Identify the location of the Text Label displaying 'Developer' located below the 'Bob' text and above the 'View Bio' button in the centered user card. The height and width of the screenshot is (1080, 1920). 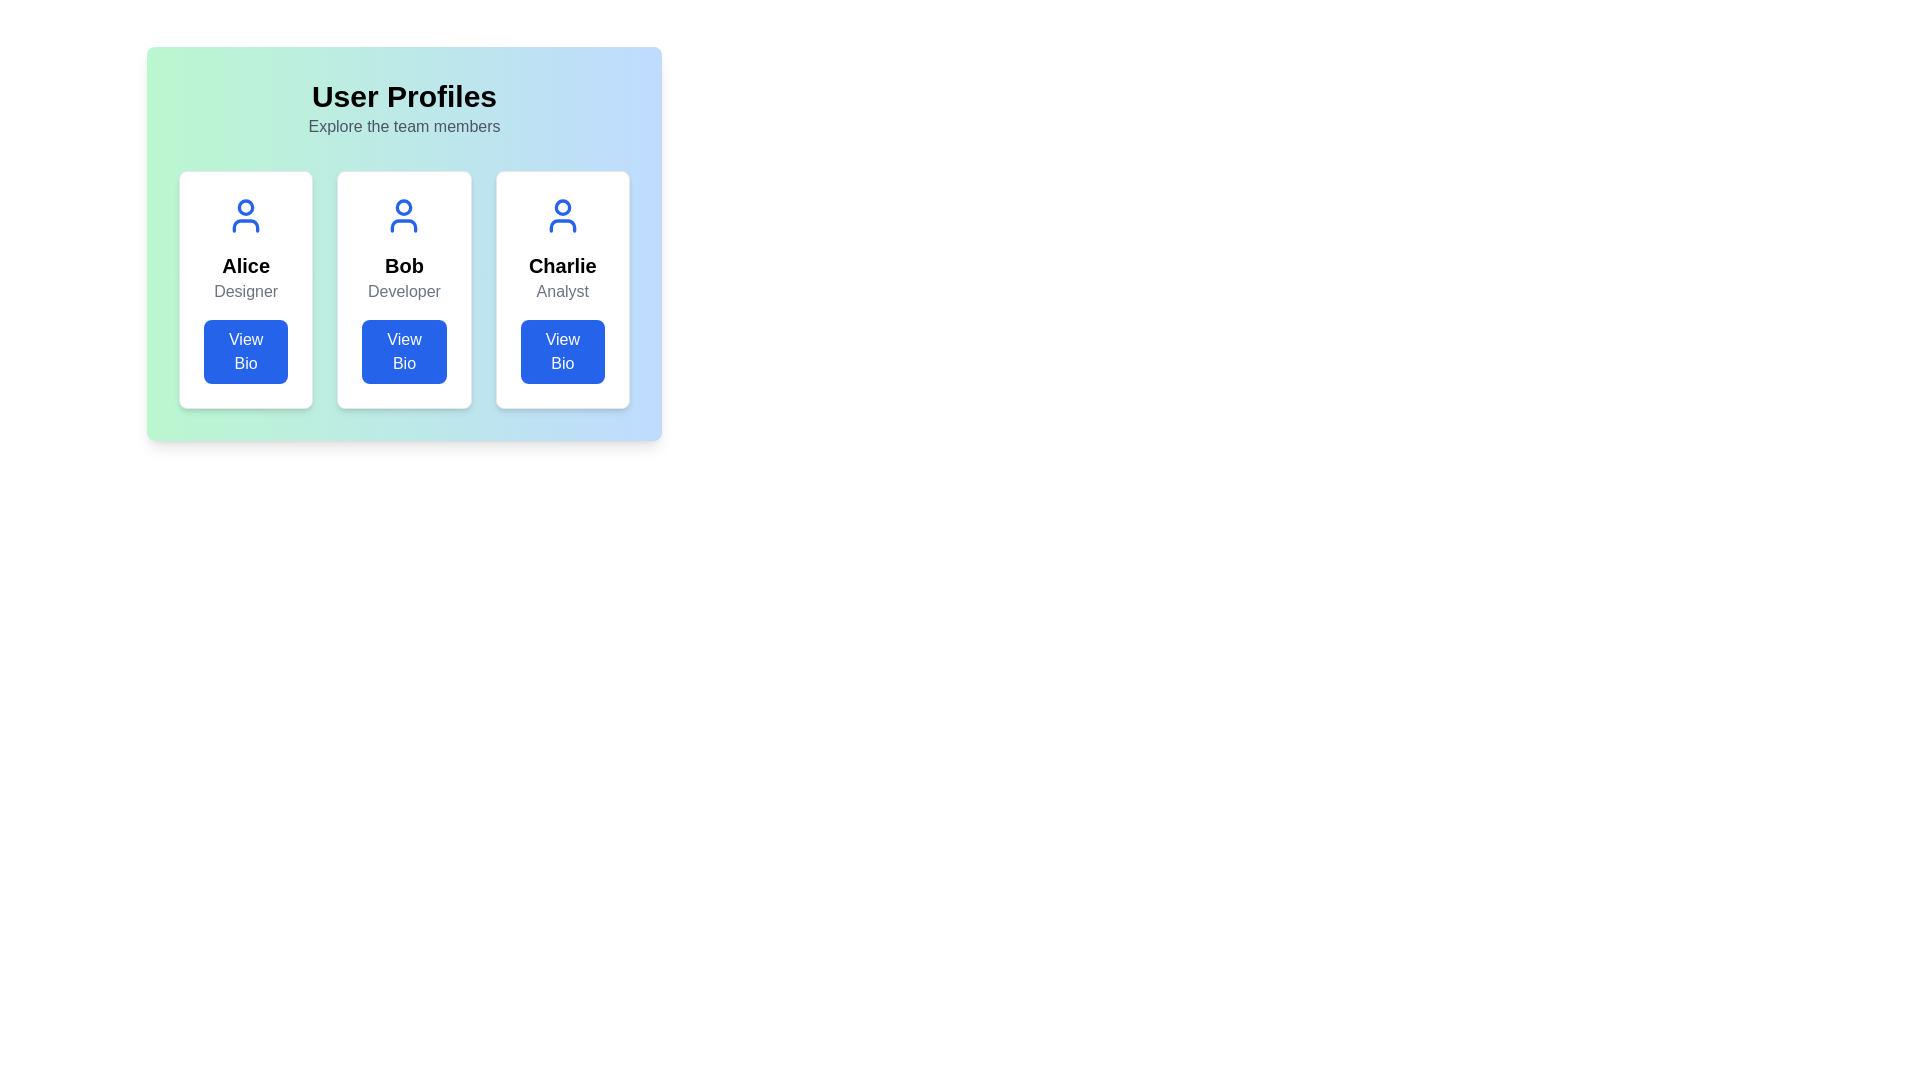
(403, 292).